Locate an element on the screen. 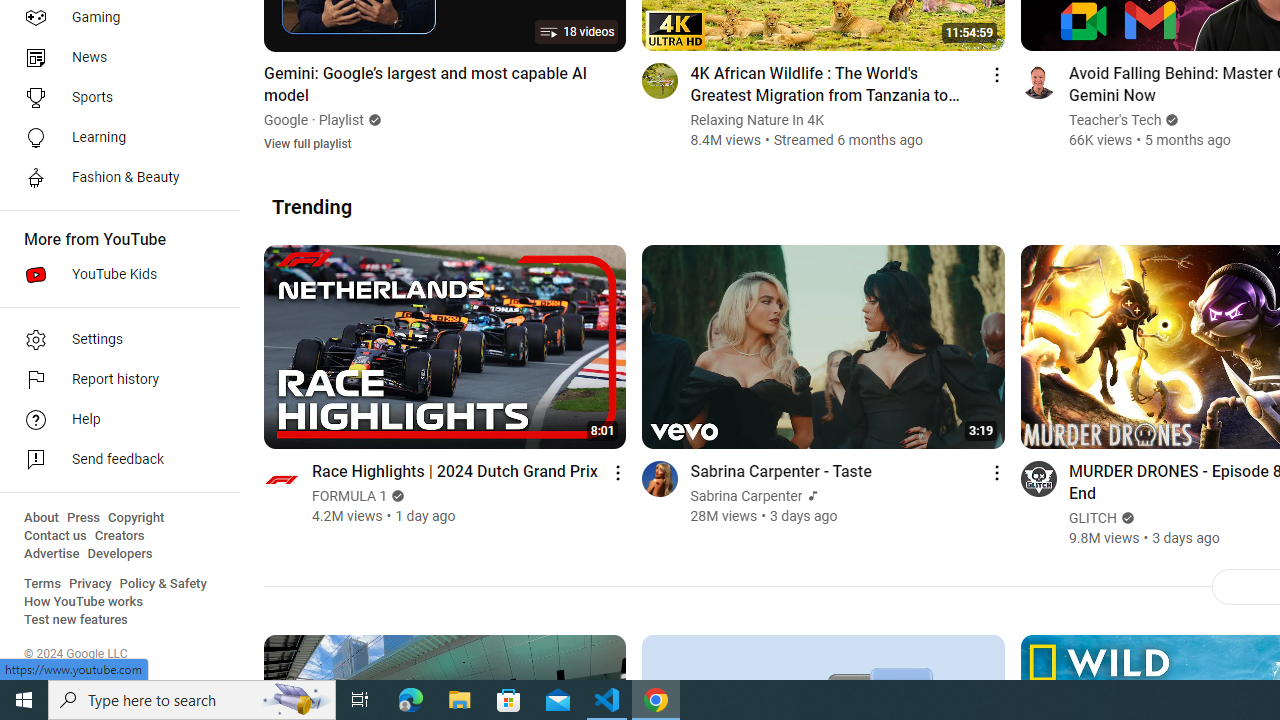 This screenshot has height=720, width=1280. 'Developers' is located at coordinates (119, 554).